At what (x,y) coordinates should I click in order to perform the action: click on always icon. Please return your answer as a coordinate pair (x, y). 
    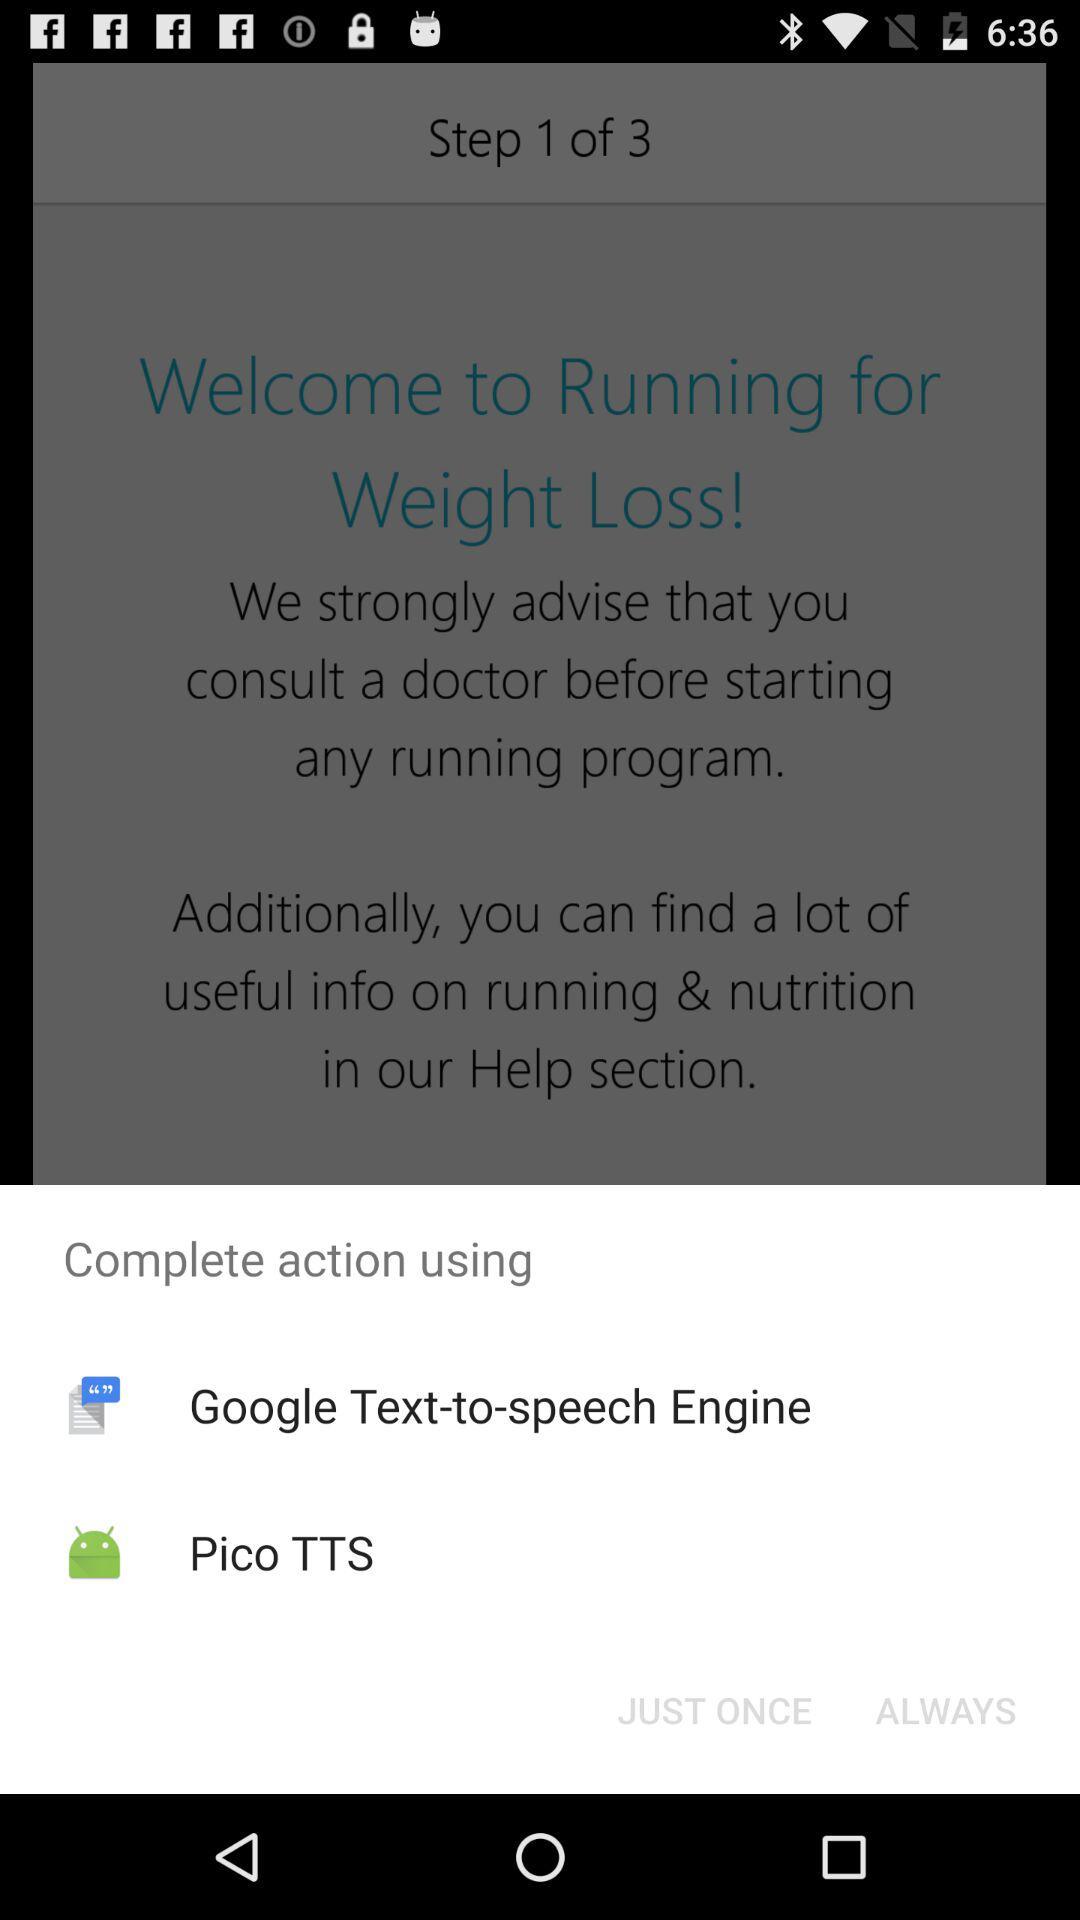
    Looking at the image, I should click on (945, 1708).